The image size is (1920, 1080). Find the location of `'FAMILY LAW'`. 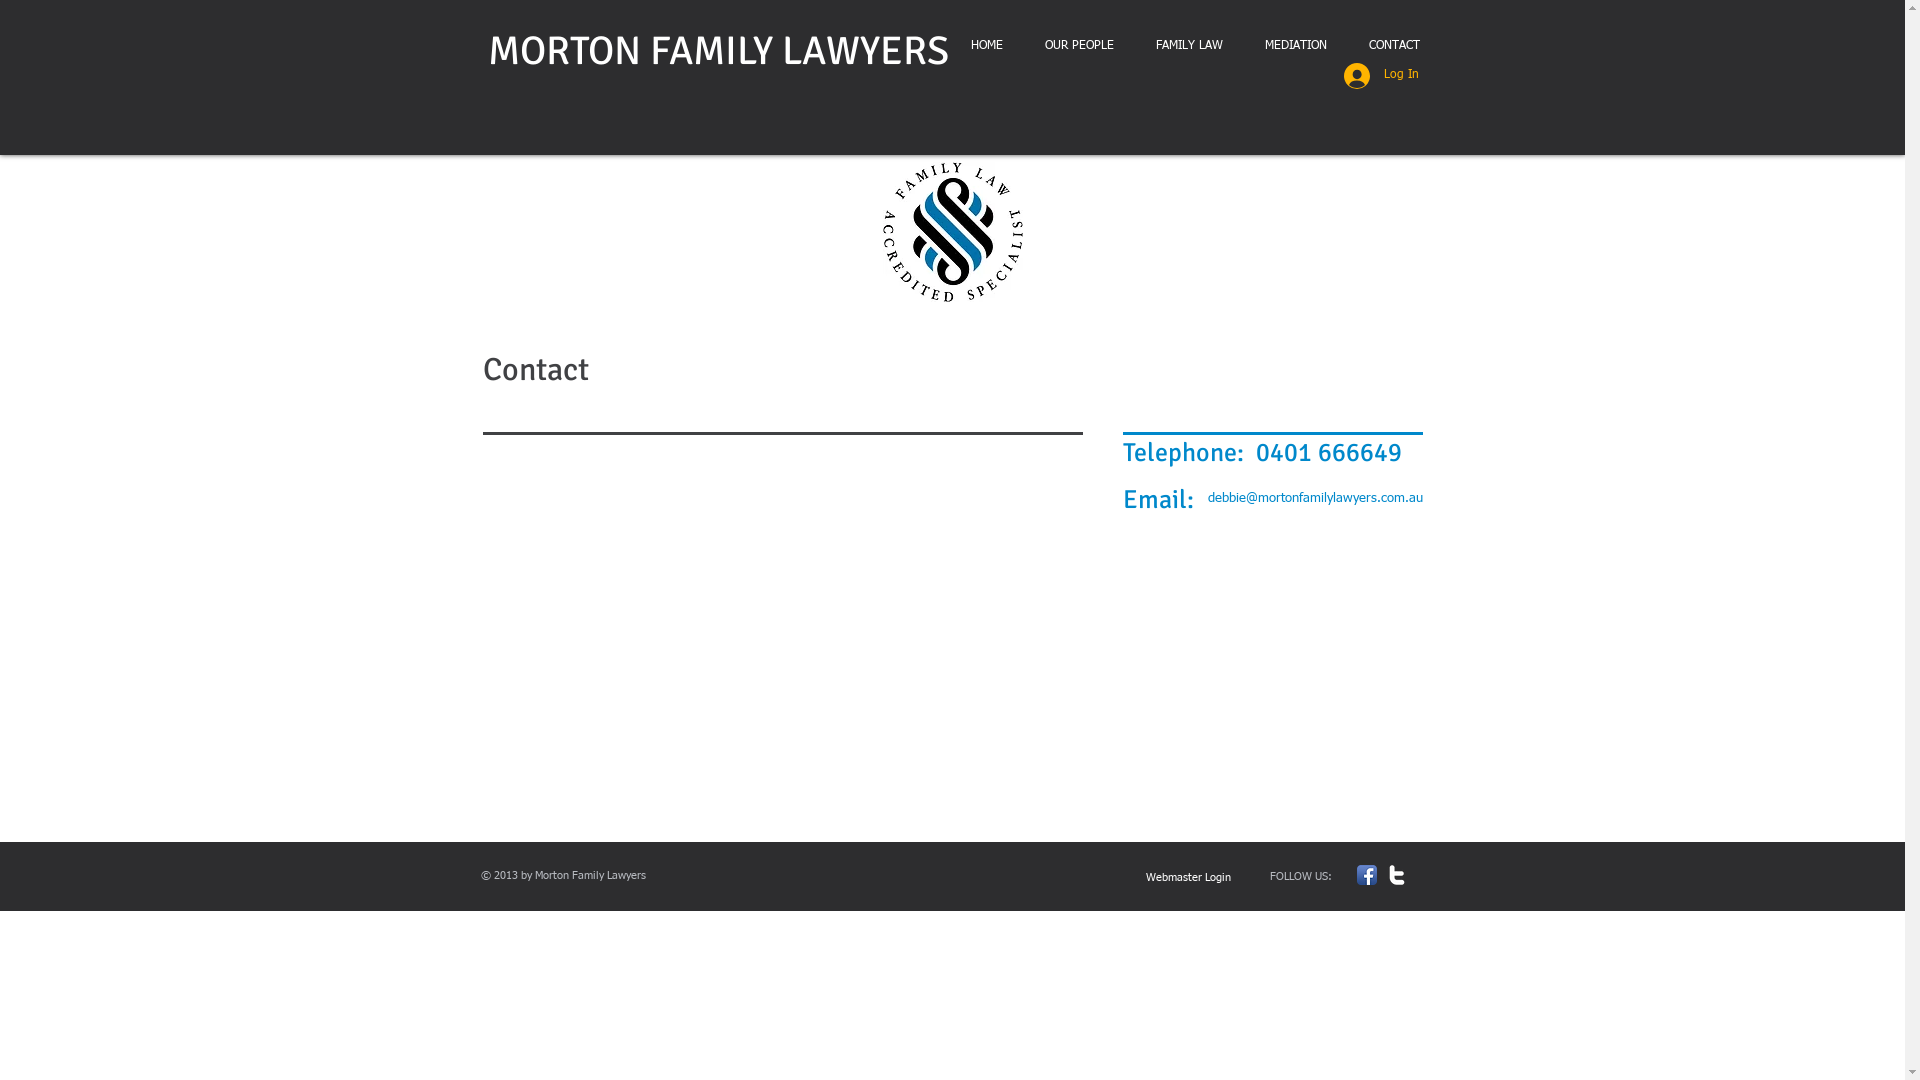

'FAMILY LAW' is located at coordinates (1188, 45).